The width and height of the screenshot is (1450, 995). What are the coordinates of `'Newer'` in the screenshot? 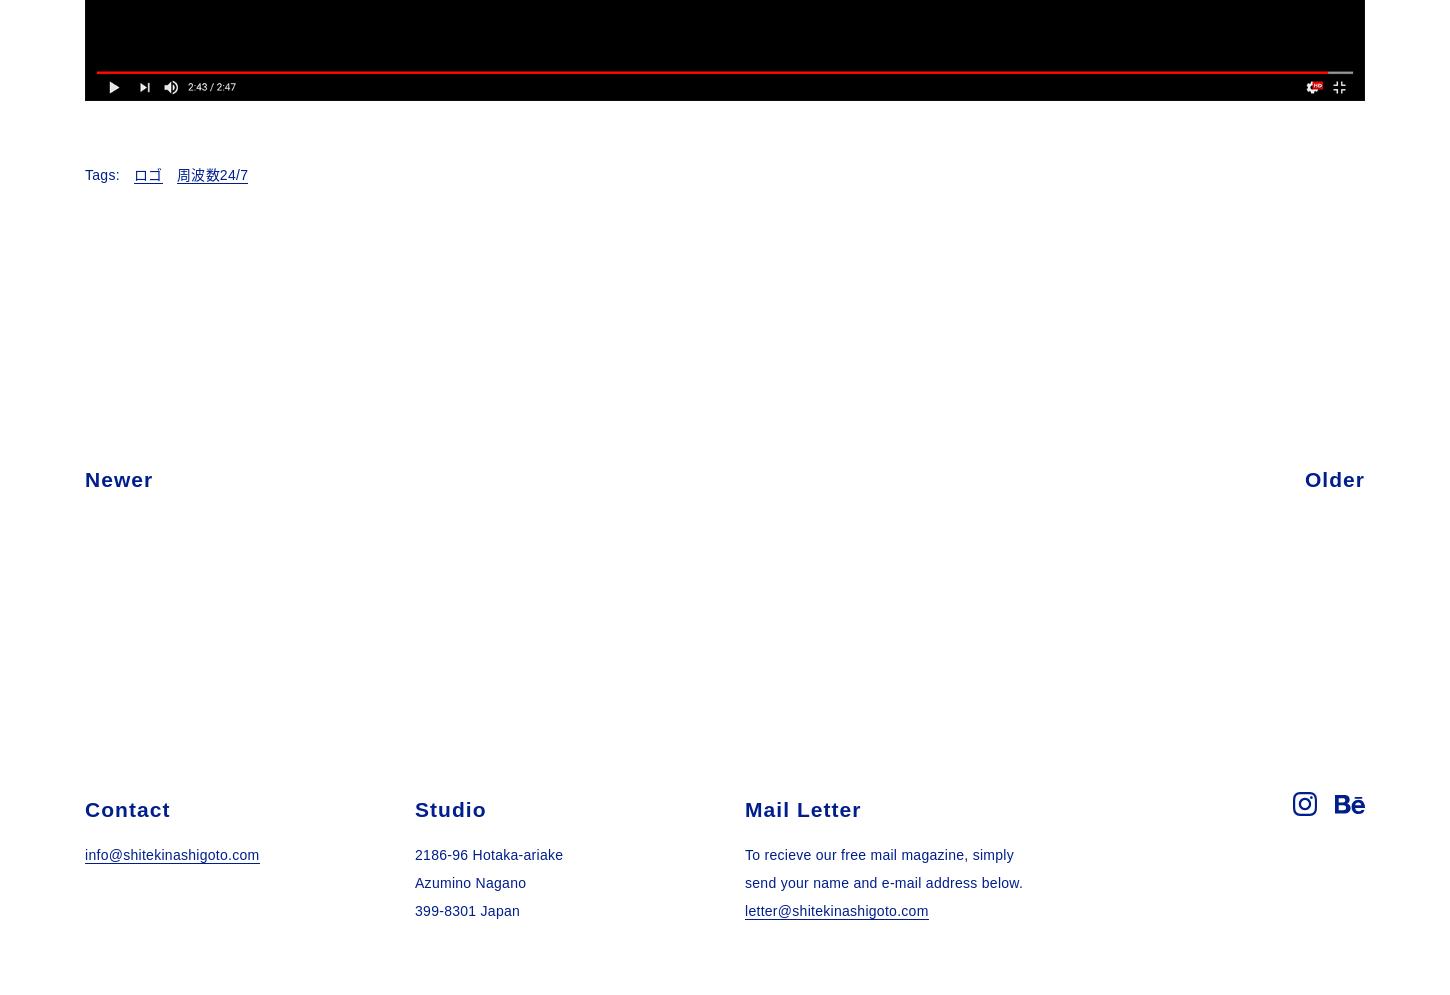 It's located at (119, 478).